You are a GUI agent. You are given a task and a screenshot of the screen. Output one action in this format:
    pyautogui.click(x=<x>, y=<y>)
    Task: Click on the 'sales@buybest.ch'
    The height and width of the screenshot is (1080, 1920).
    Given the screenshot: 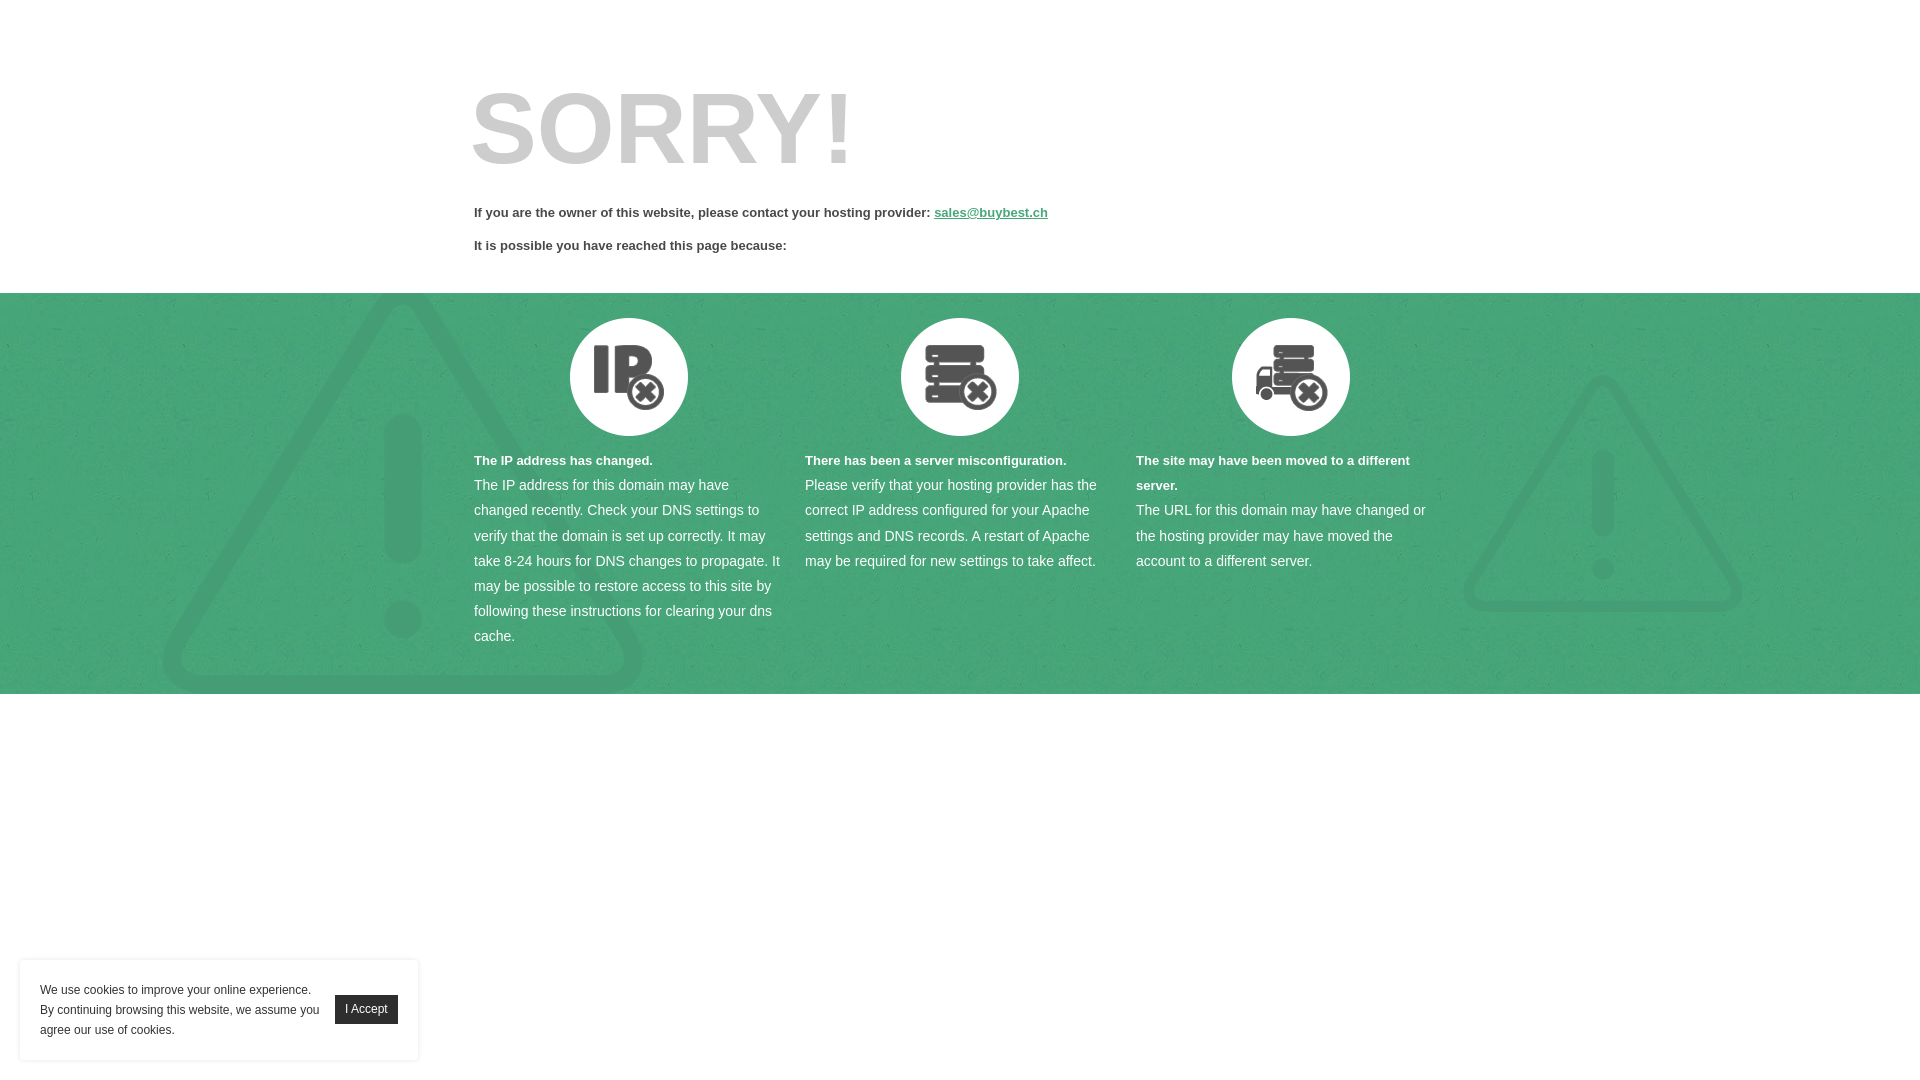 What is the action you would take?
    pyautogui.click(x=990, y=212)
    